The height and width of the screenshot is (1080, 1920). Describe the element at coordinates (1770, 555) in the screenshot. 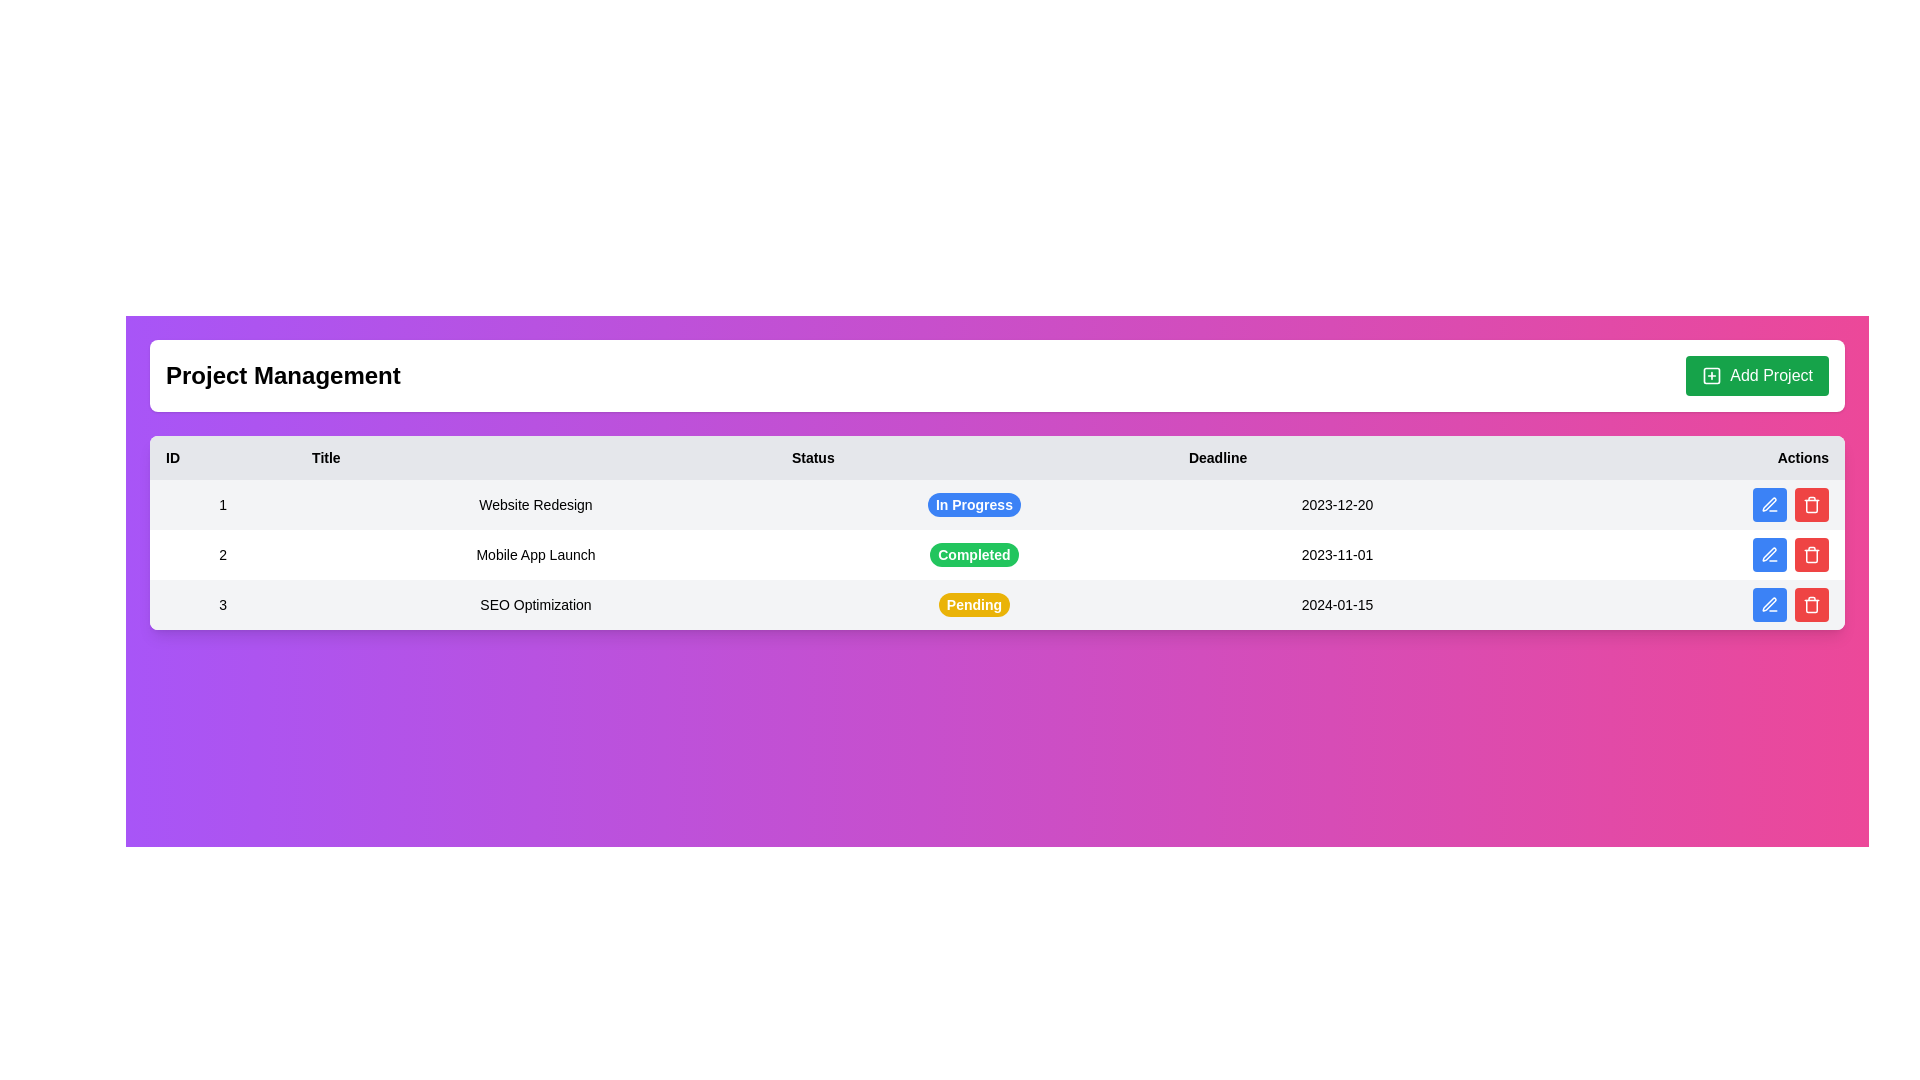

I see `the pen icon button in the 'Actions' column of the table, specifically in the second row for the 'Mobile App Launch' entry` at that location.